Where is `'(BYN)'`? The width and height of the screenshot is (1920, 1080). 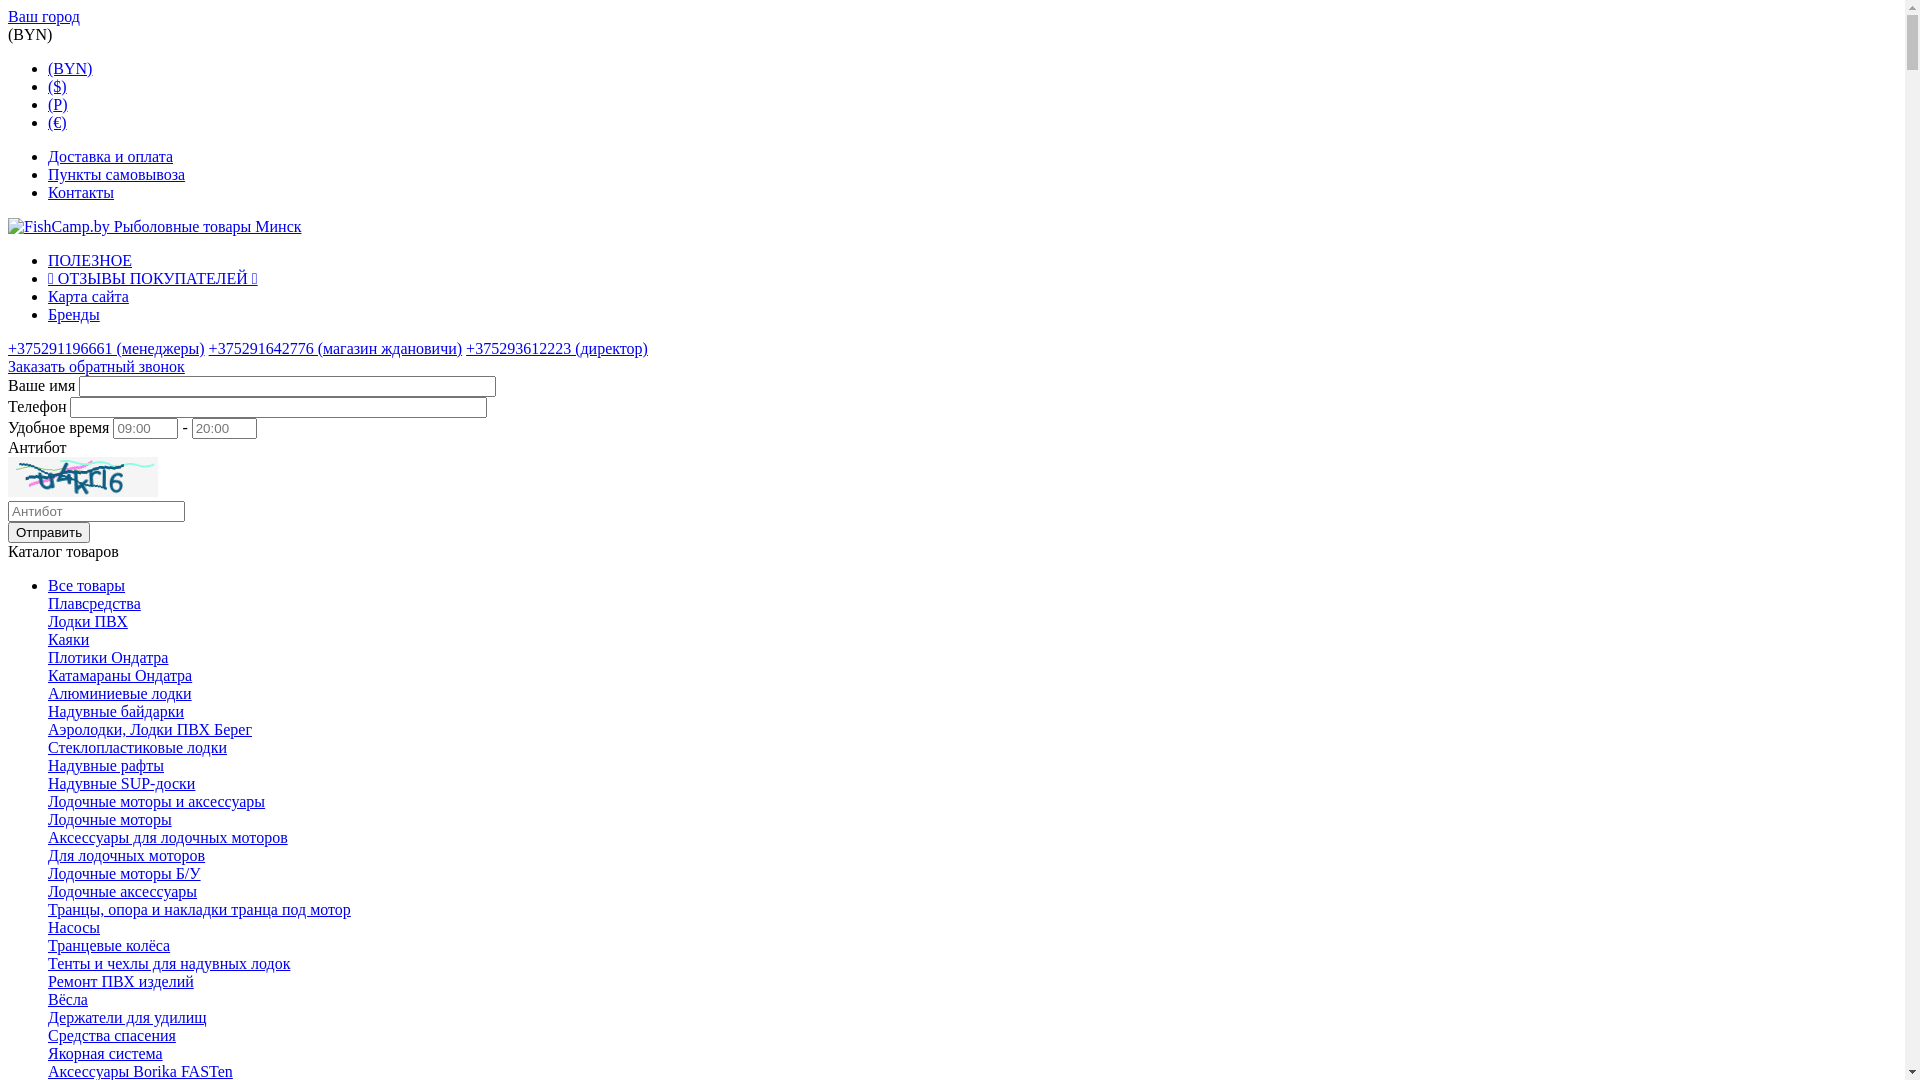
'(BYN)' is located at coordinates (29, 34).